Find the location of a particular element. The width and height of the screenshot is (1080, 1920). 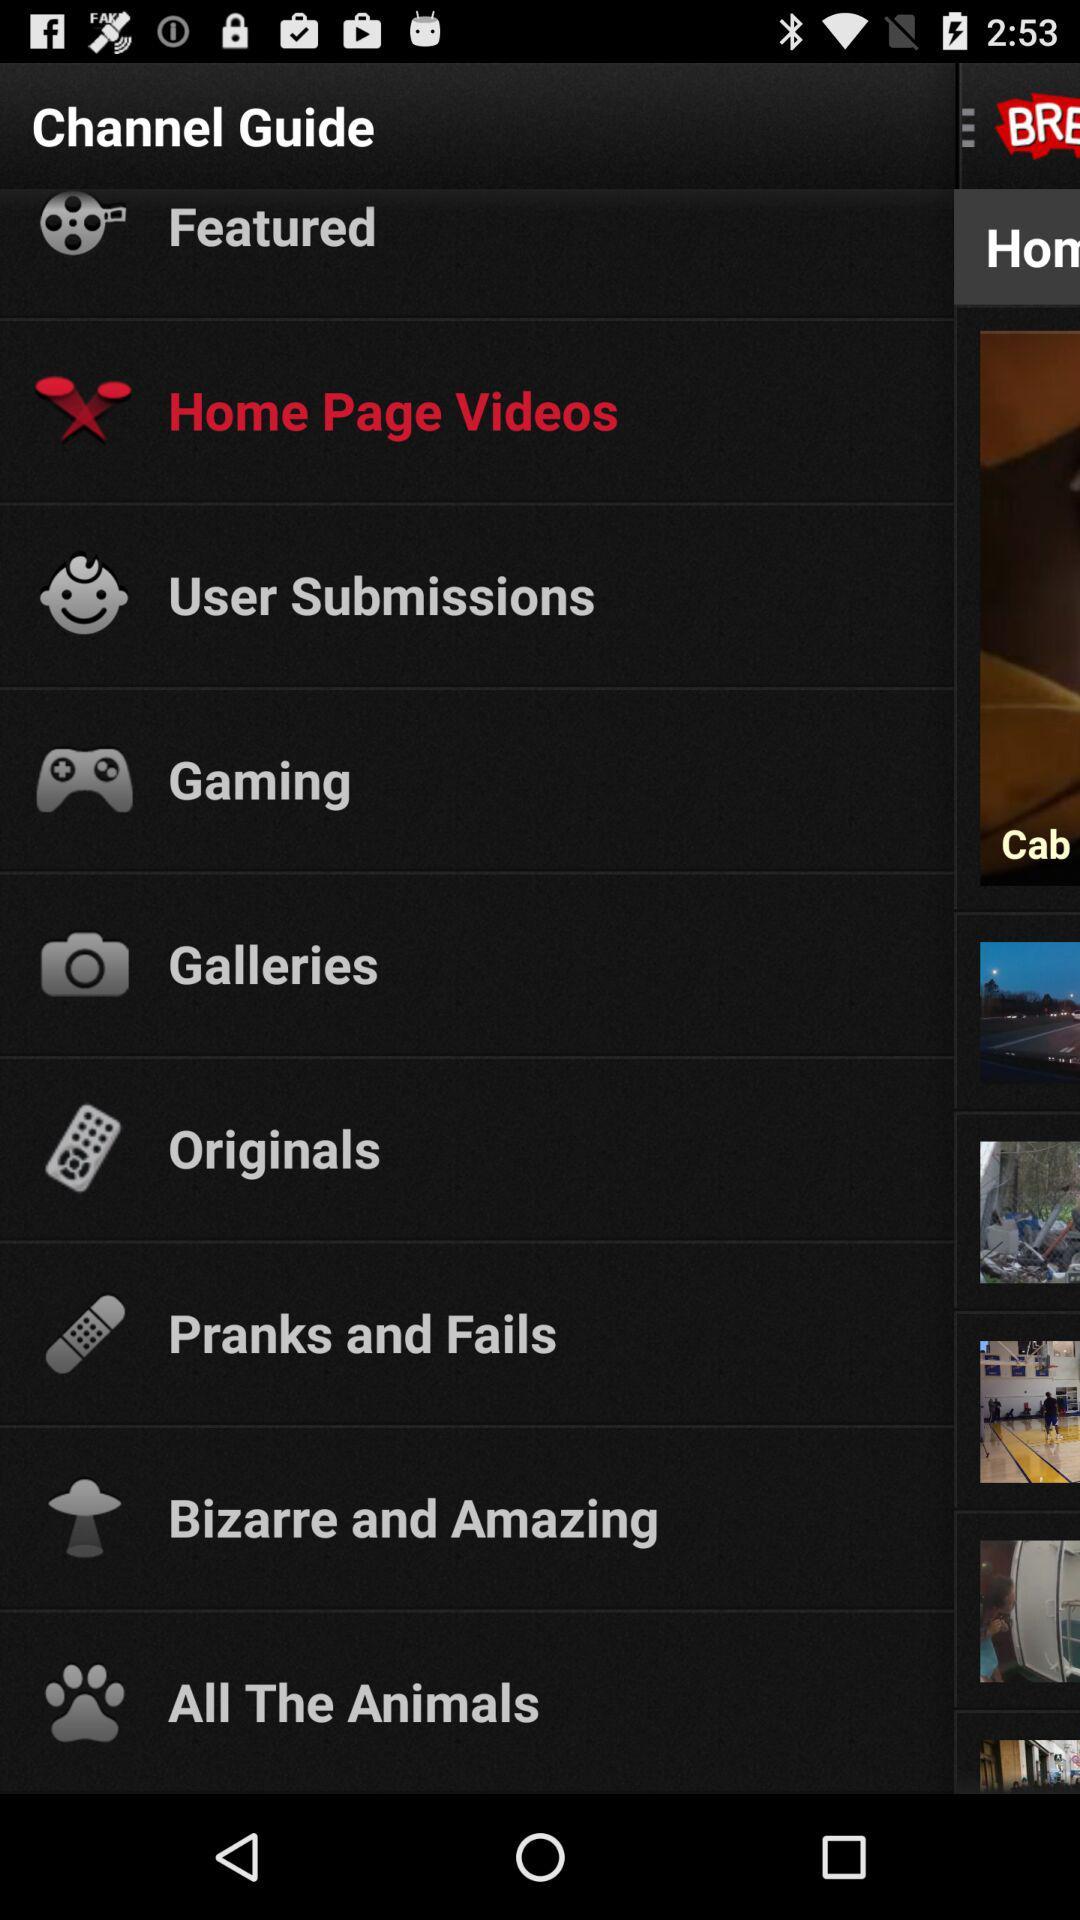

the originals is located at coordinates (542, 1147).